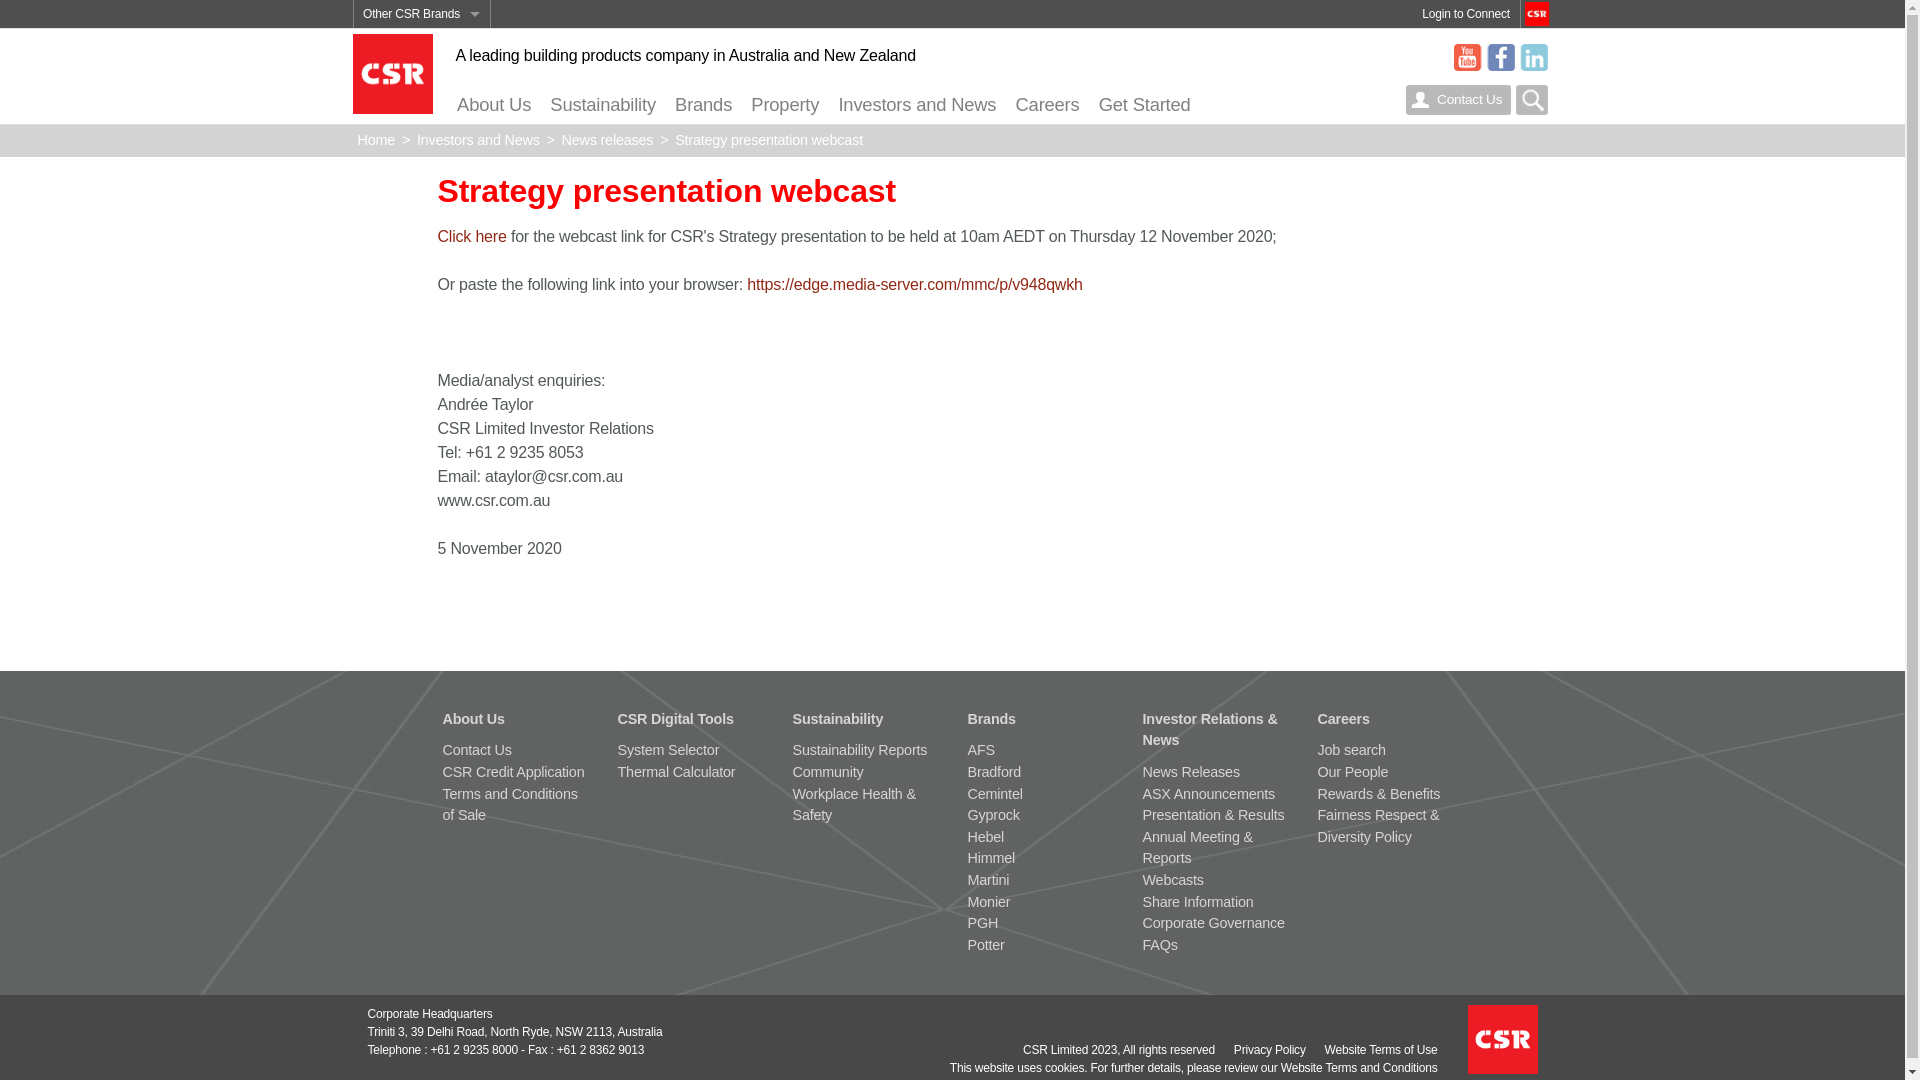 The height and width of the screenshot is (1080, 1920). Describe the element at coordinates (1159, 945) in the screenshot. I see `'FAQs'` at that location.